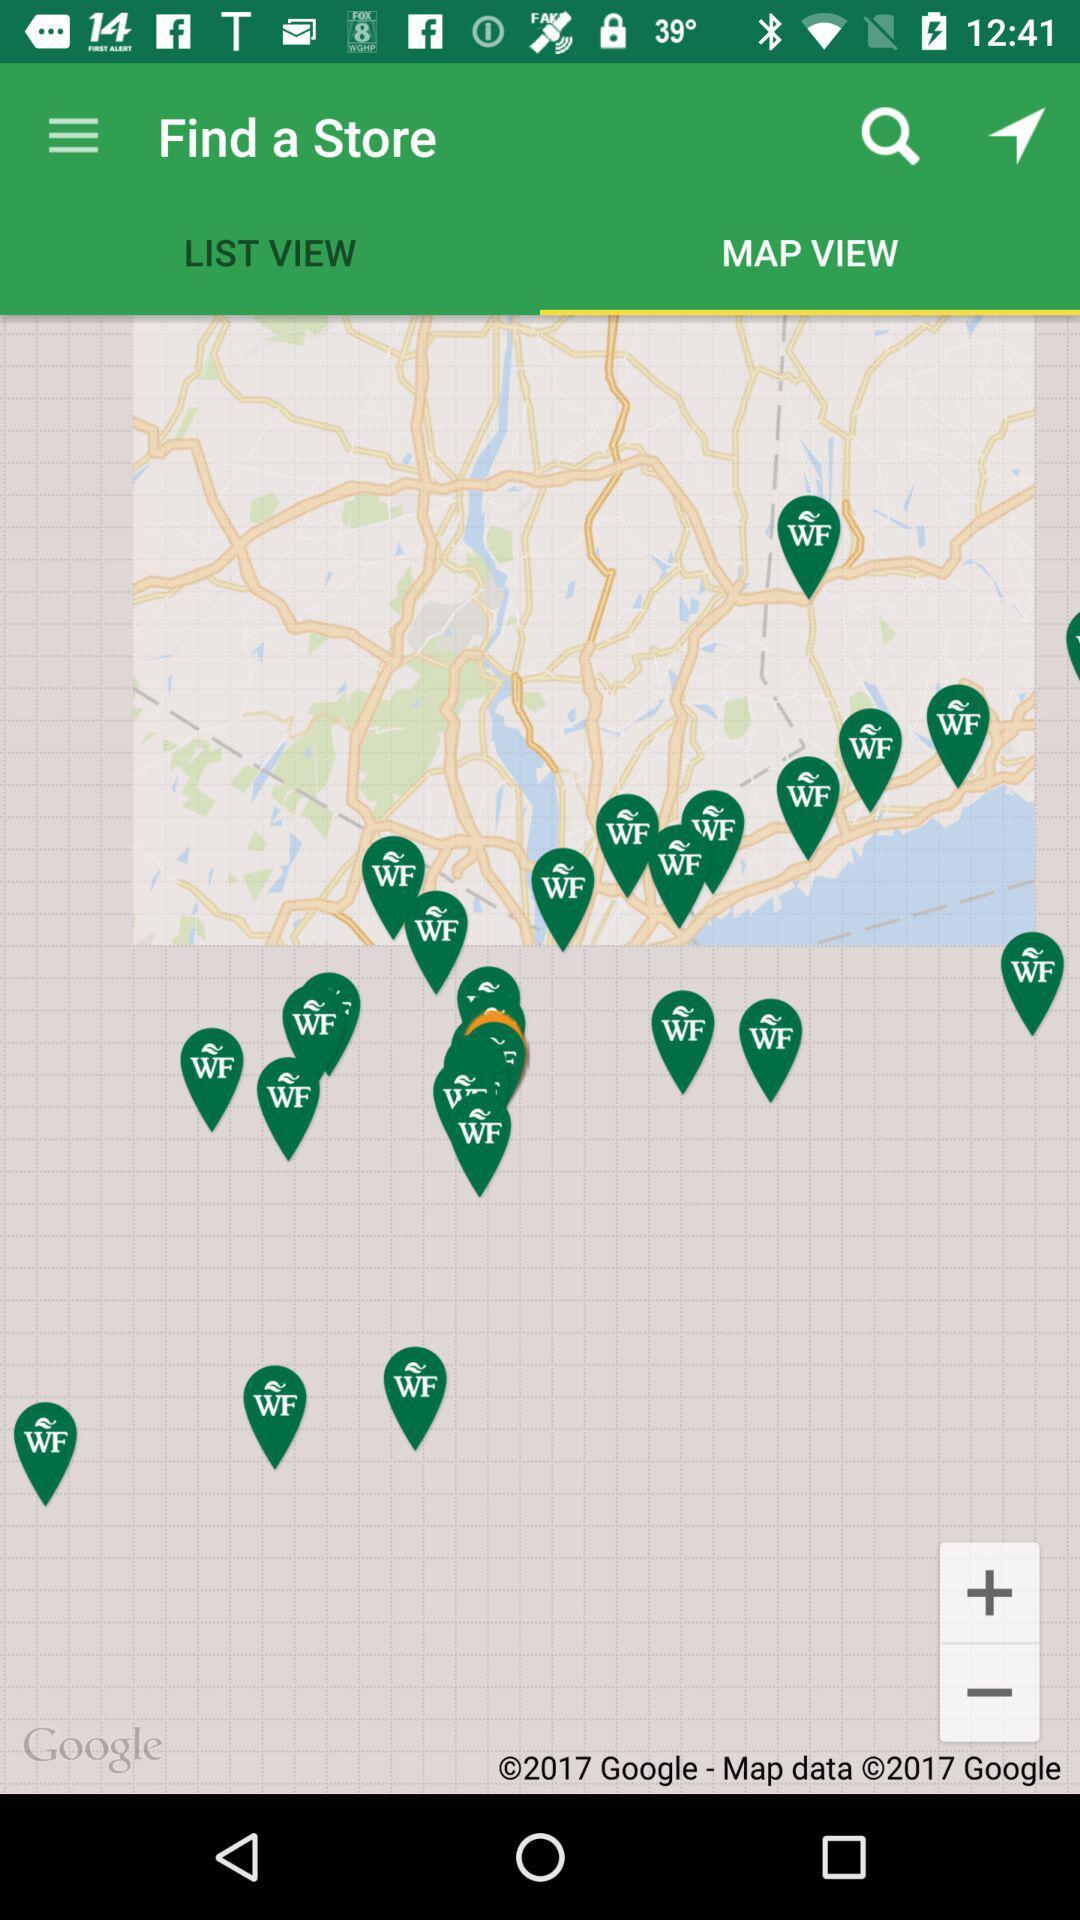  I want to click on item next to the find a store item, so click(72, 135).